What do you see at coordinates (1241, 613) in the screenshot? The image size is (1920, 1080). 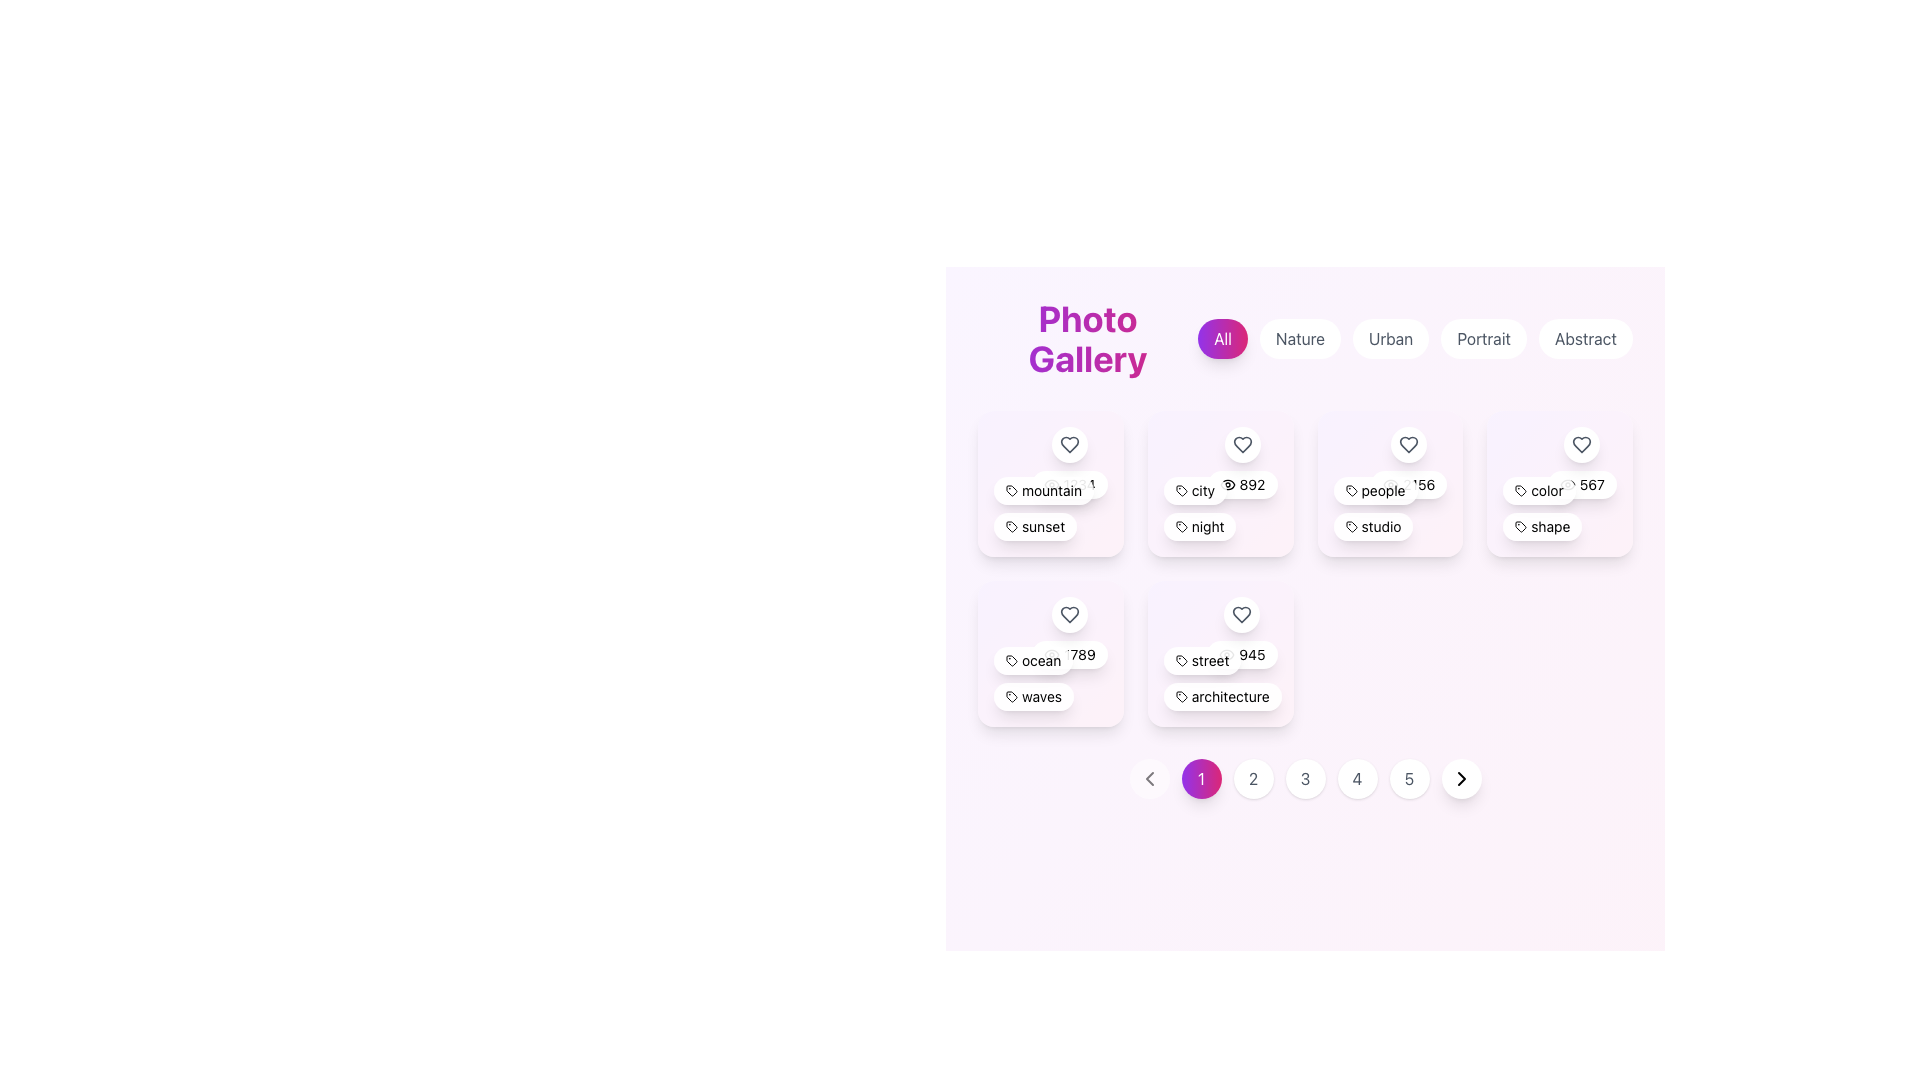 I see `the circular button with a white background and a gray heart icon in the center to like this item` at bounding box center [1241, 613].